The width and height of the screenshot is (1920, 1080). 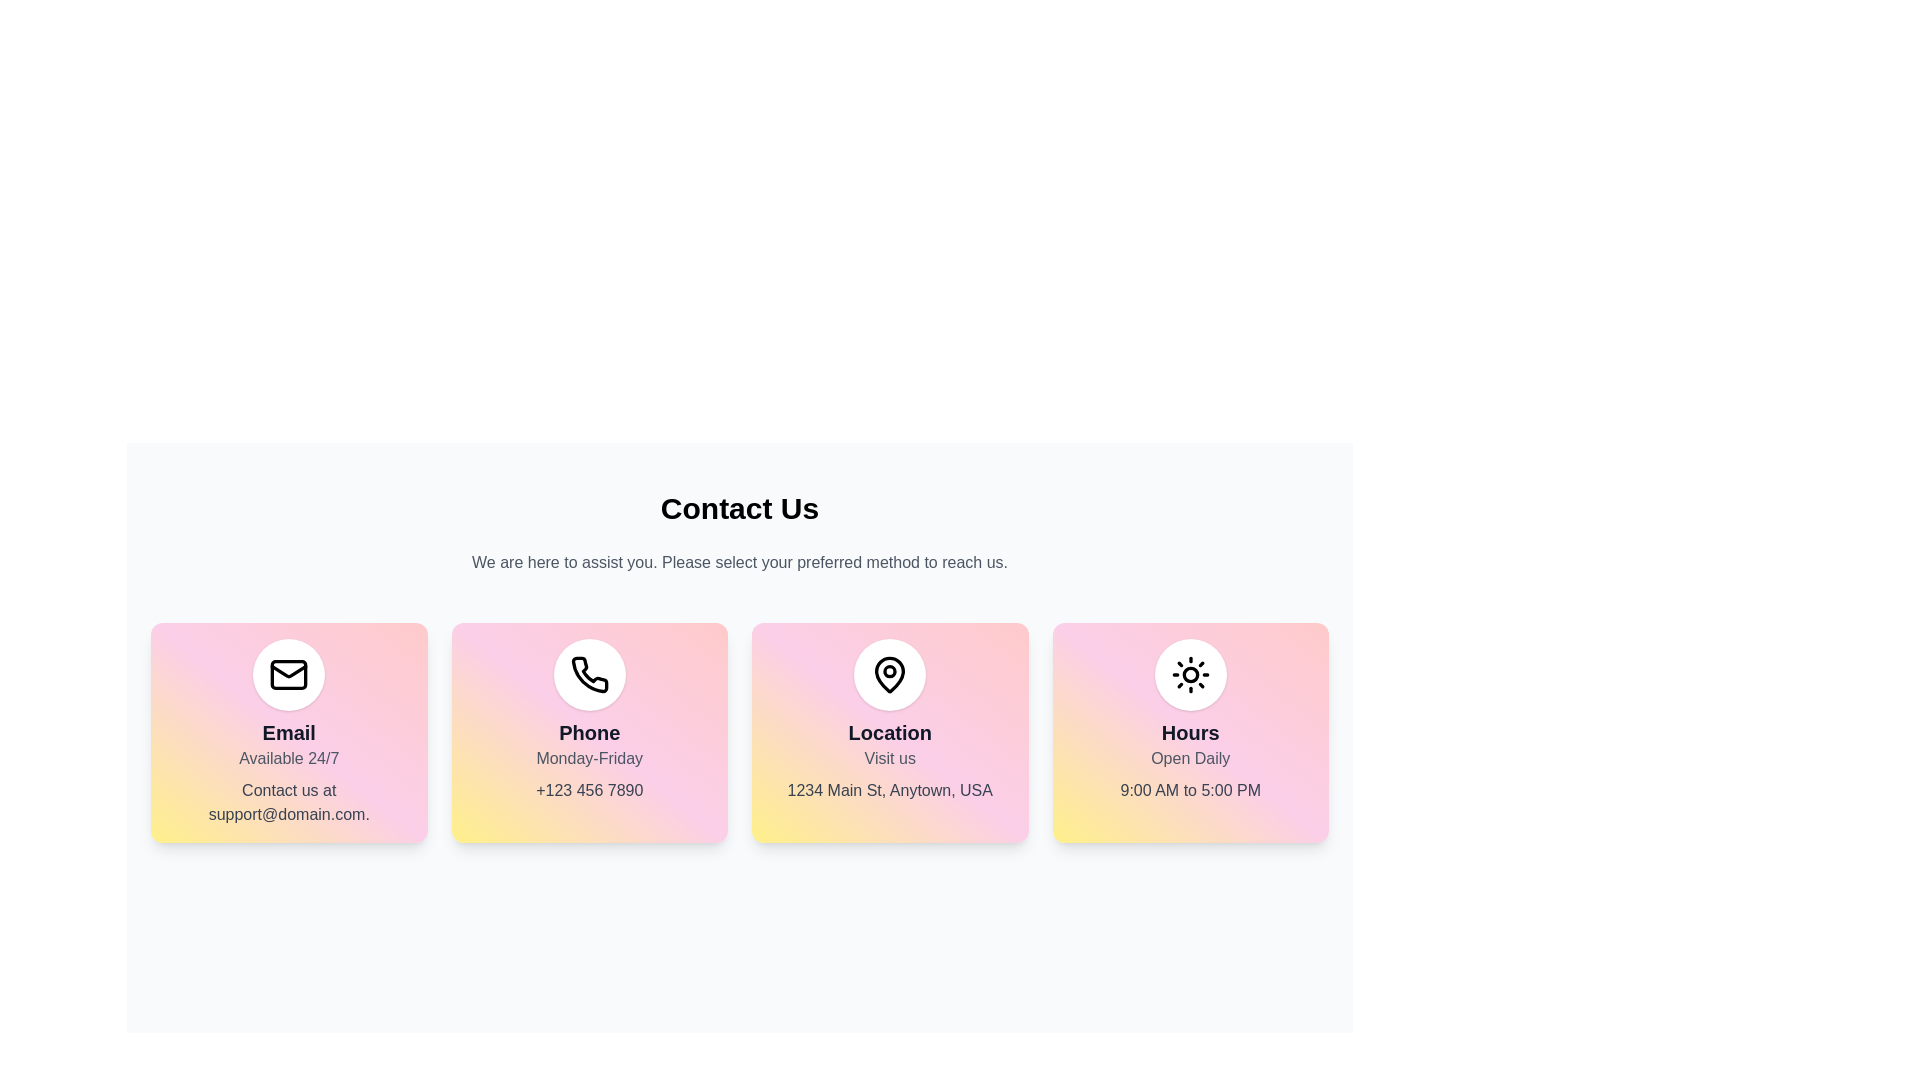 What do you see at coordinates (1190, 732) in the screenshot?
I see `the text label indicating the hours of operation, located above the 'Open Daily' text in the bottom part of the rightmost card` at bounding box center [1190, 732].